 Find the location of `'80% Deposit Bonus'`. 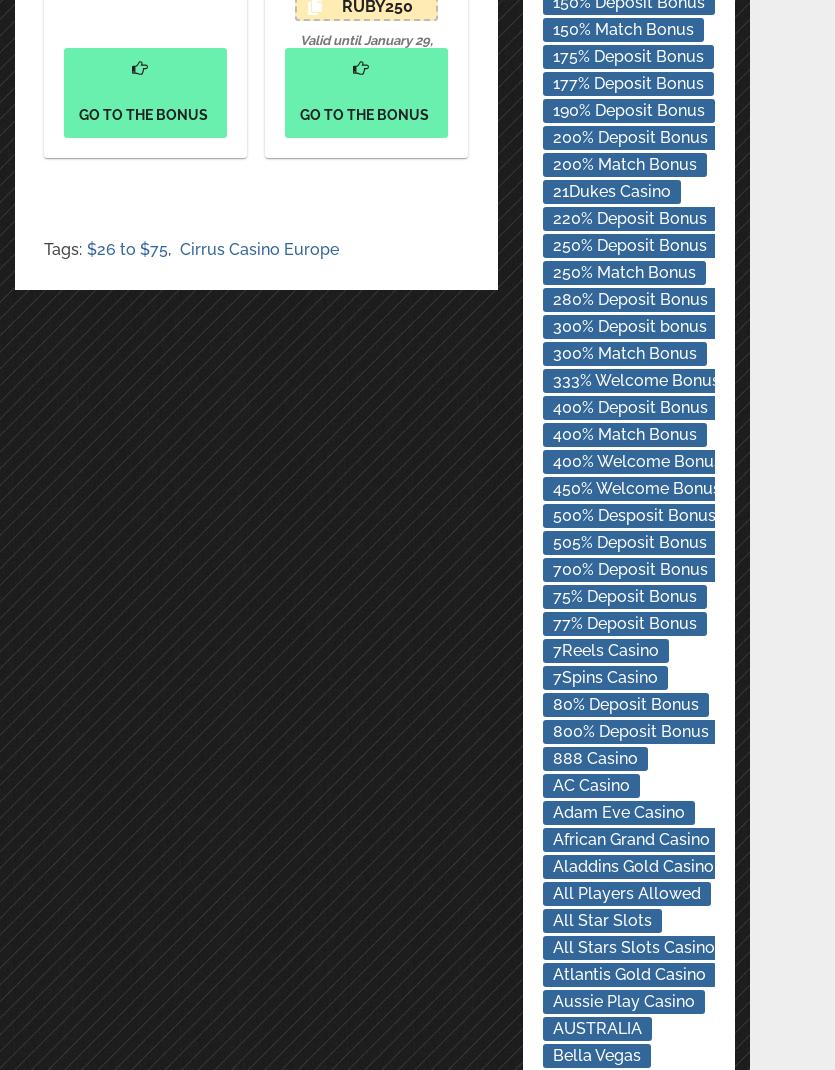

'80% Deposit Bonus' is located at coordinates (623, 704).